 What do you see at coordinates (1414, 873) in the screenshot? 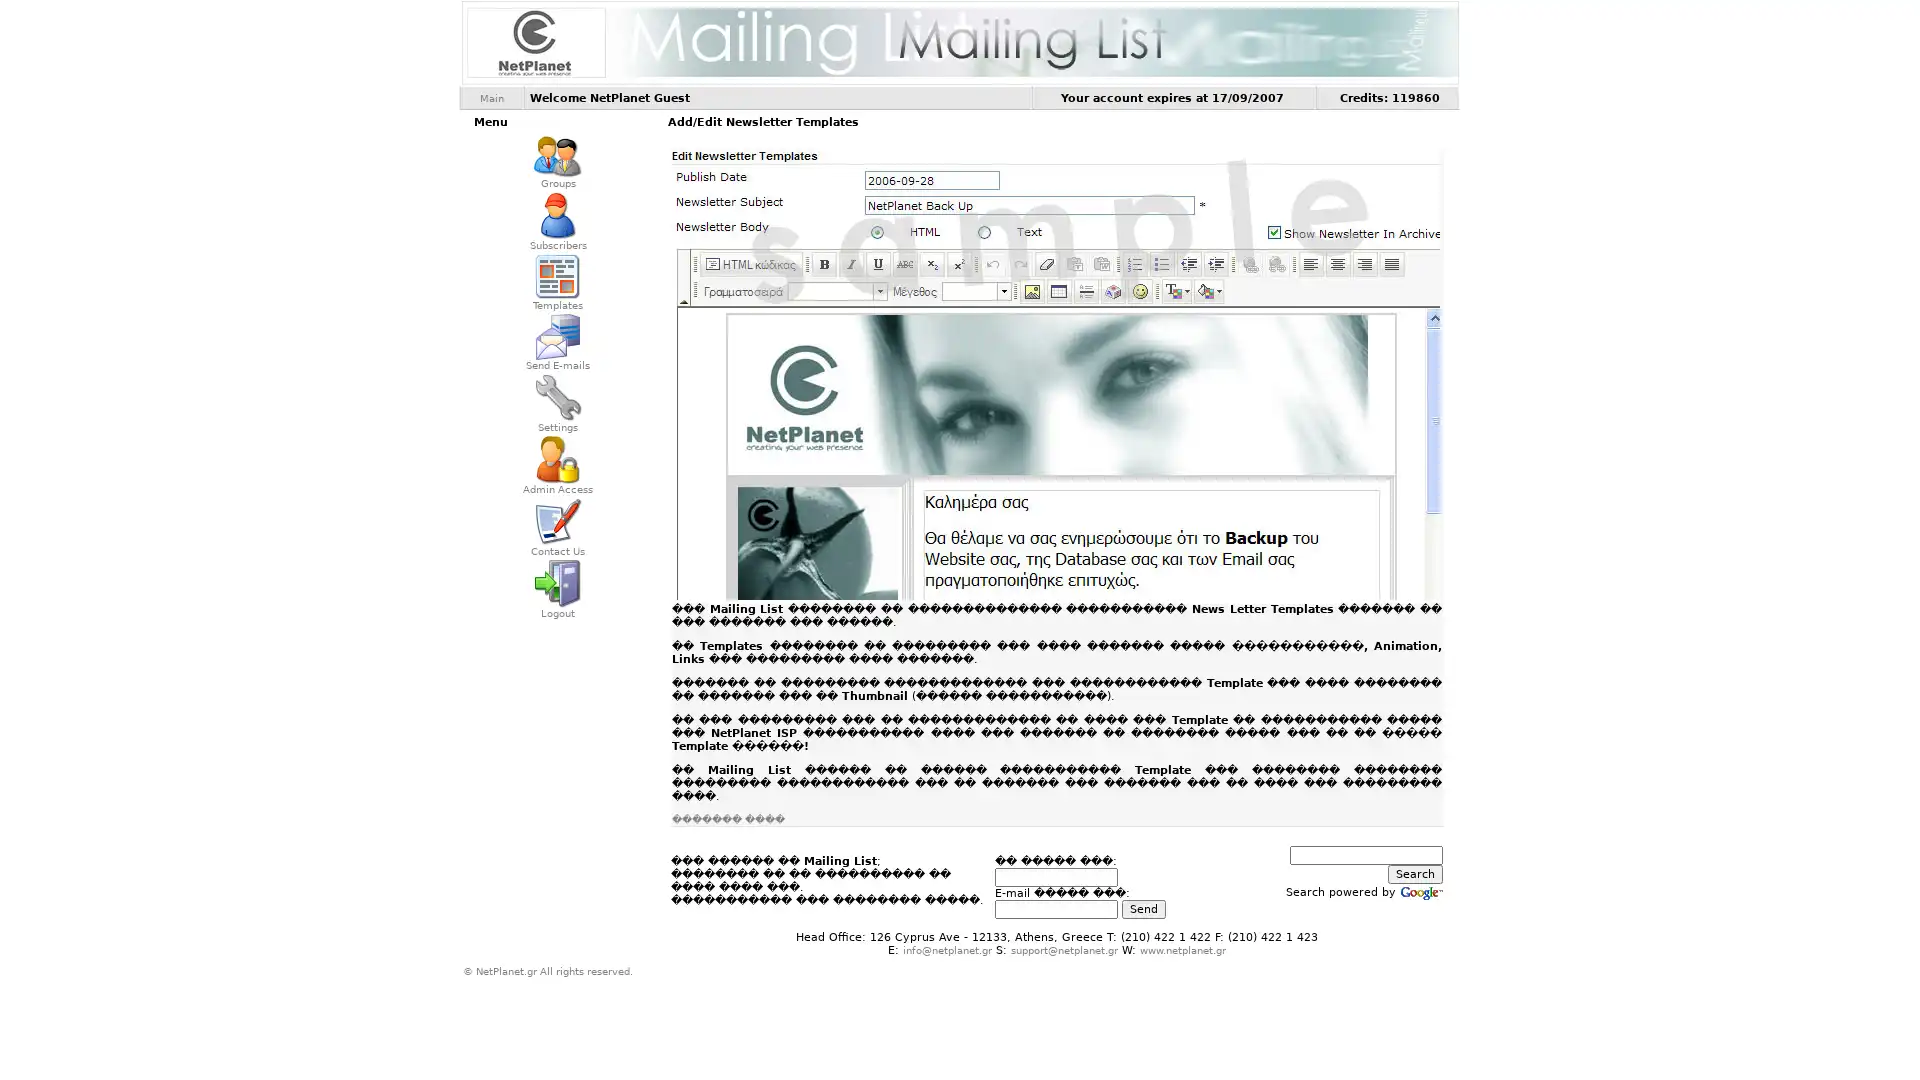
I see `Search` at bounding box center [1414, 873].